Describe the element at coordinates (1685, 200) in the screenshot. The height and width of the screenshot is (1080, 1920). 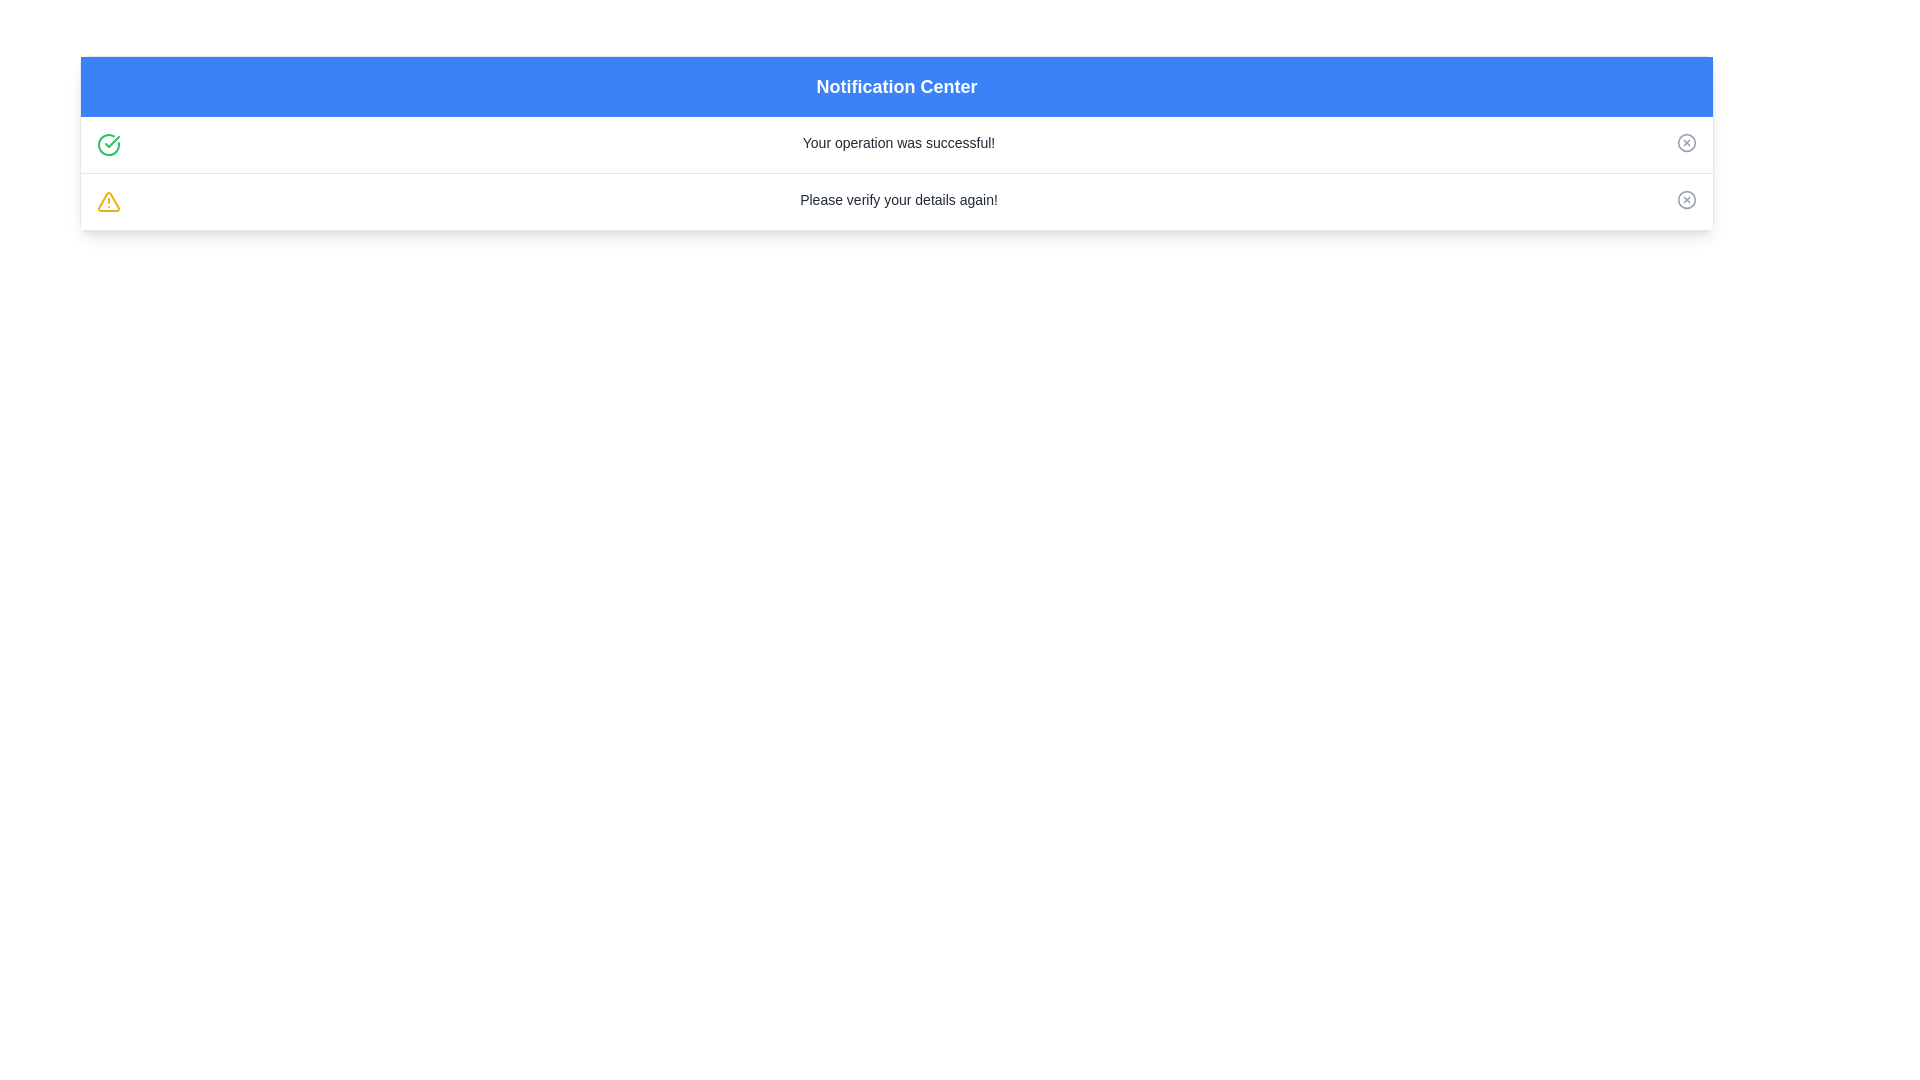
I see `close button for the notification with message 'Please verify your details again!'` at that location.